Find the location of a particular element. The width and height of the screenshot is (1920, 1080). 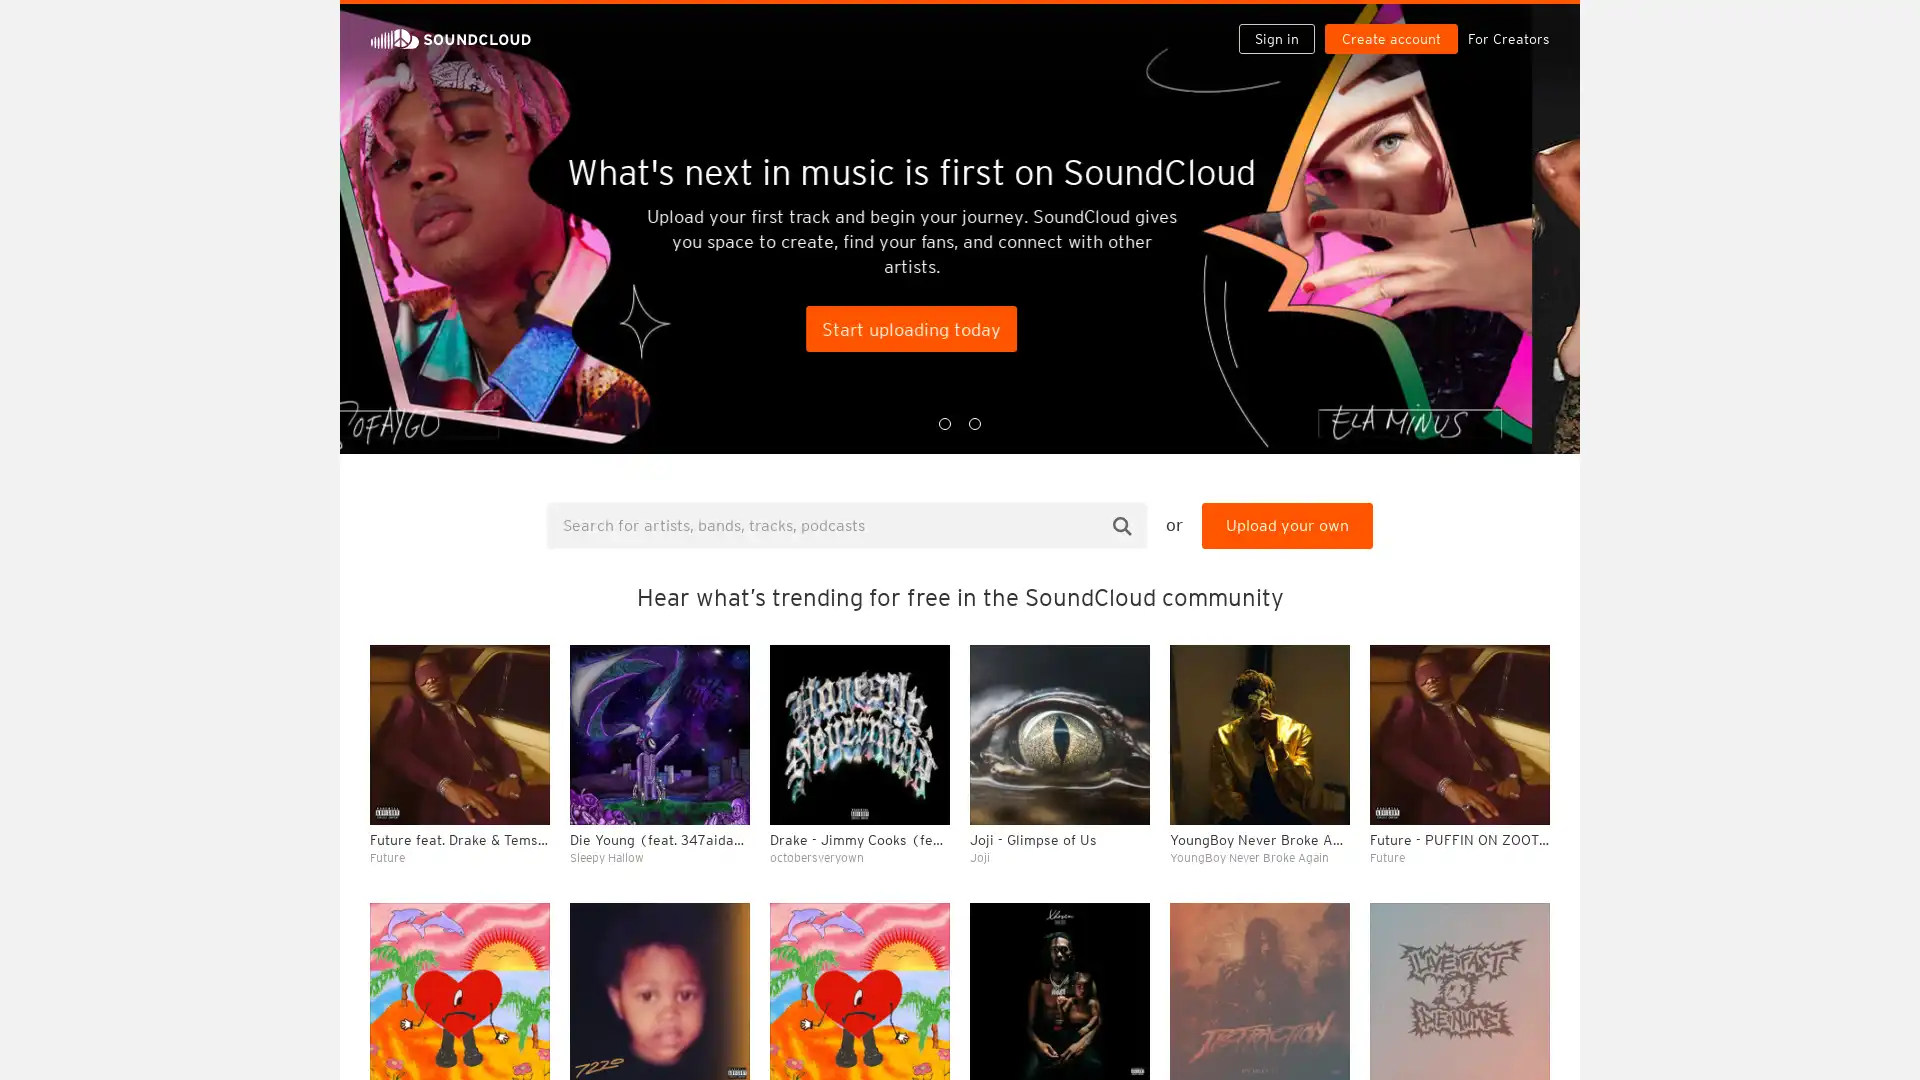

Search is located at coordinates (1122, 524).